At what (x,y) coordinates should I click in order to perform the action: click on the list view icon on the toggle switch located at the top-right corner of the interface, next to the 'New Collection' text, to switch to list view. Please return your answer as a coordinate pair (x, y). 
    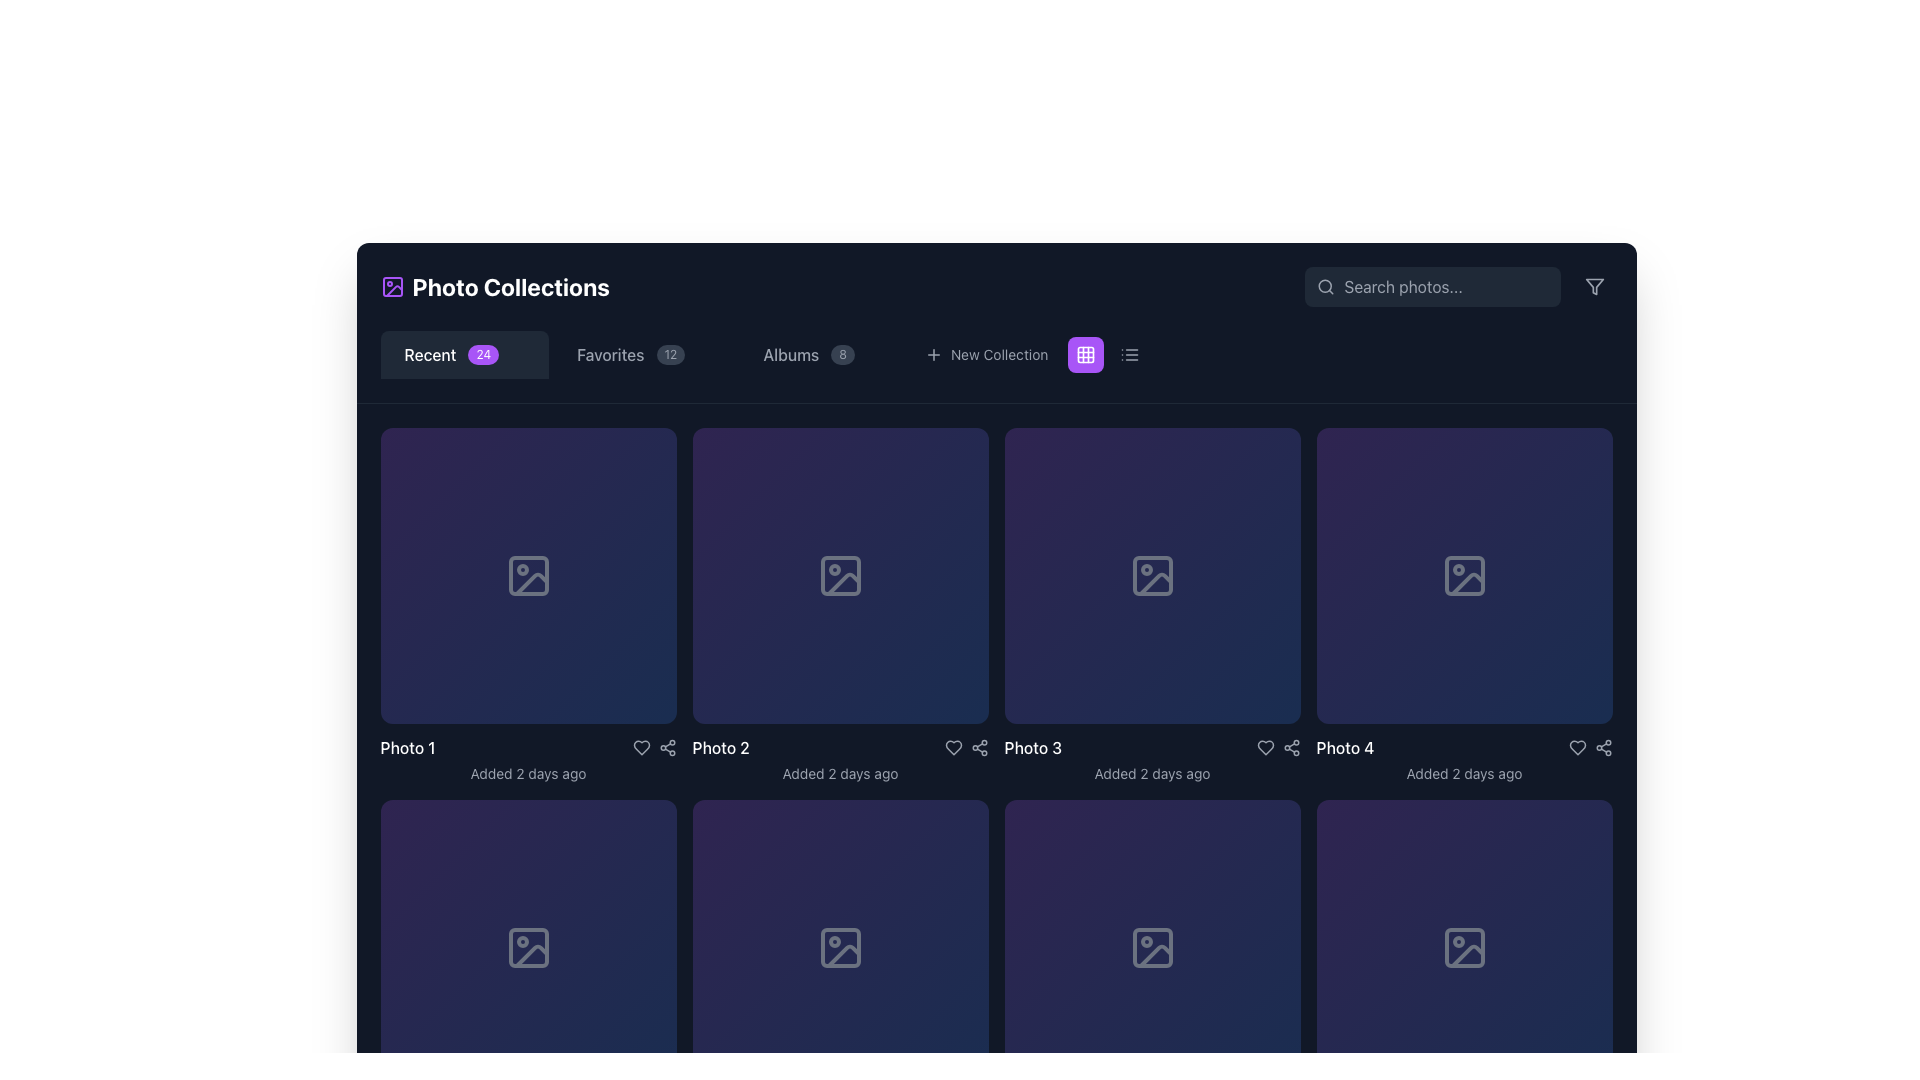
    Looking at the image, I should click on (1107, 353).